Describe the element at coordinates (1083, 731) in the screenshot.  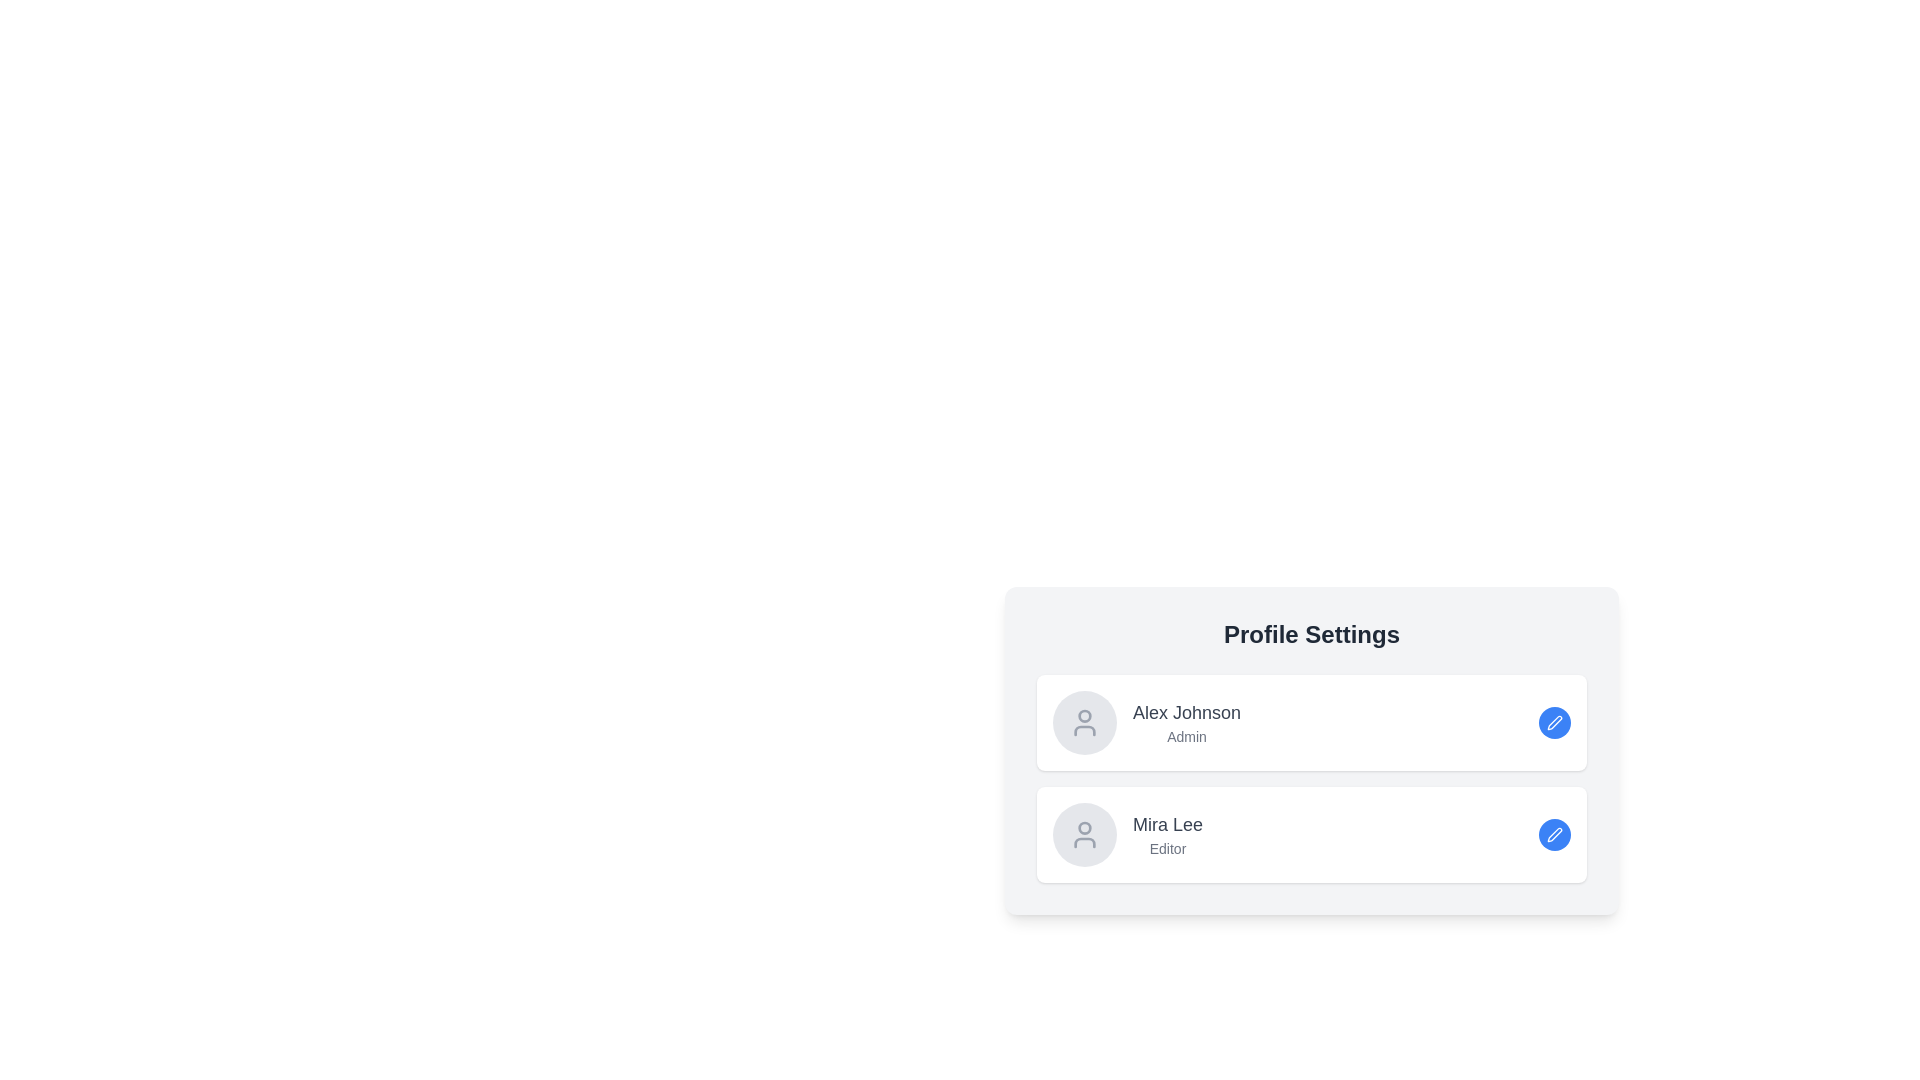
I see `the lower portion of the user icon SVG representing the torso of 'Alex Johnson' in the Profile Settings interface` at that location.